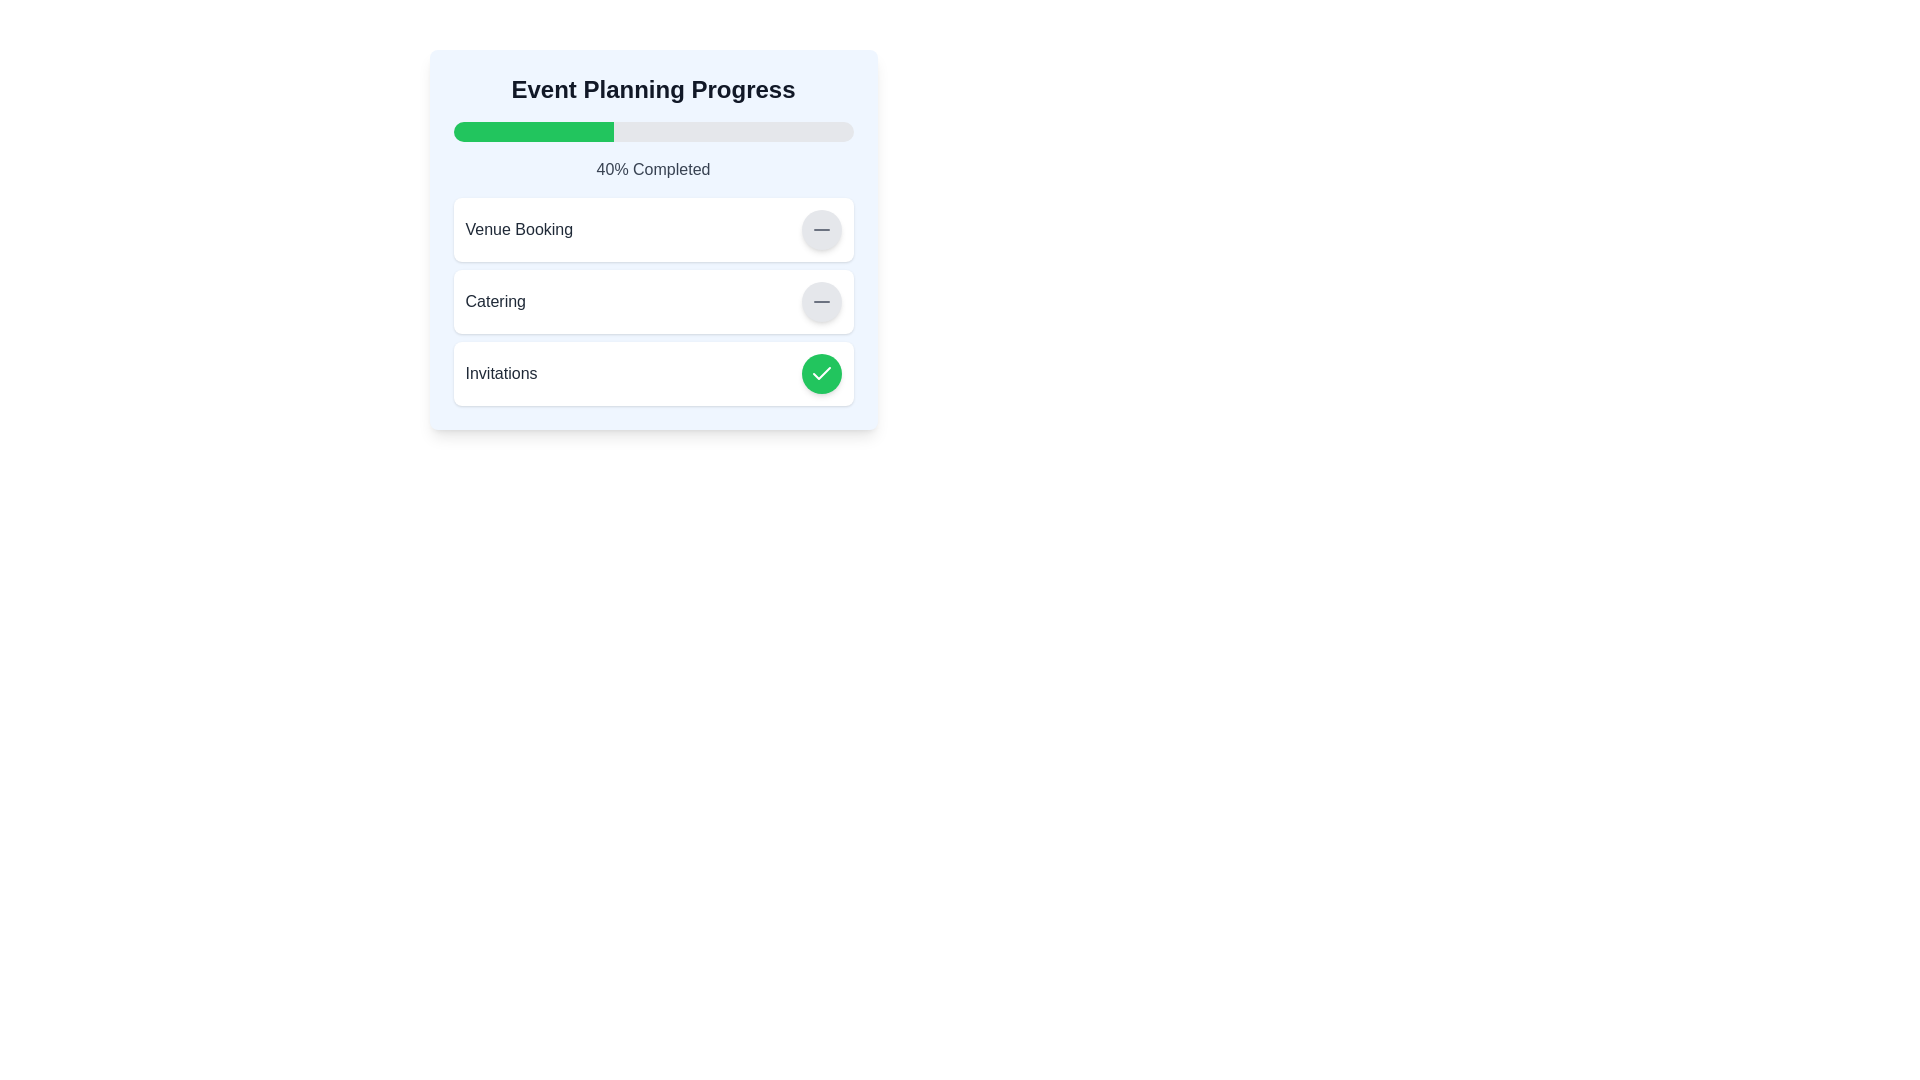 The height and width of the screenshot is (1080, 1920). I want to click on the 'Catering' display card, which is the second item in a vertical stack of three cards within the event planning application interface, so click(653, 301).